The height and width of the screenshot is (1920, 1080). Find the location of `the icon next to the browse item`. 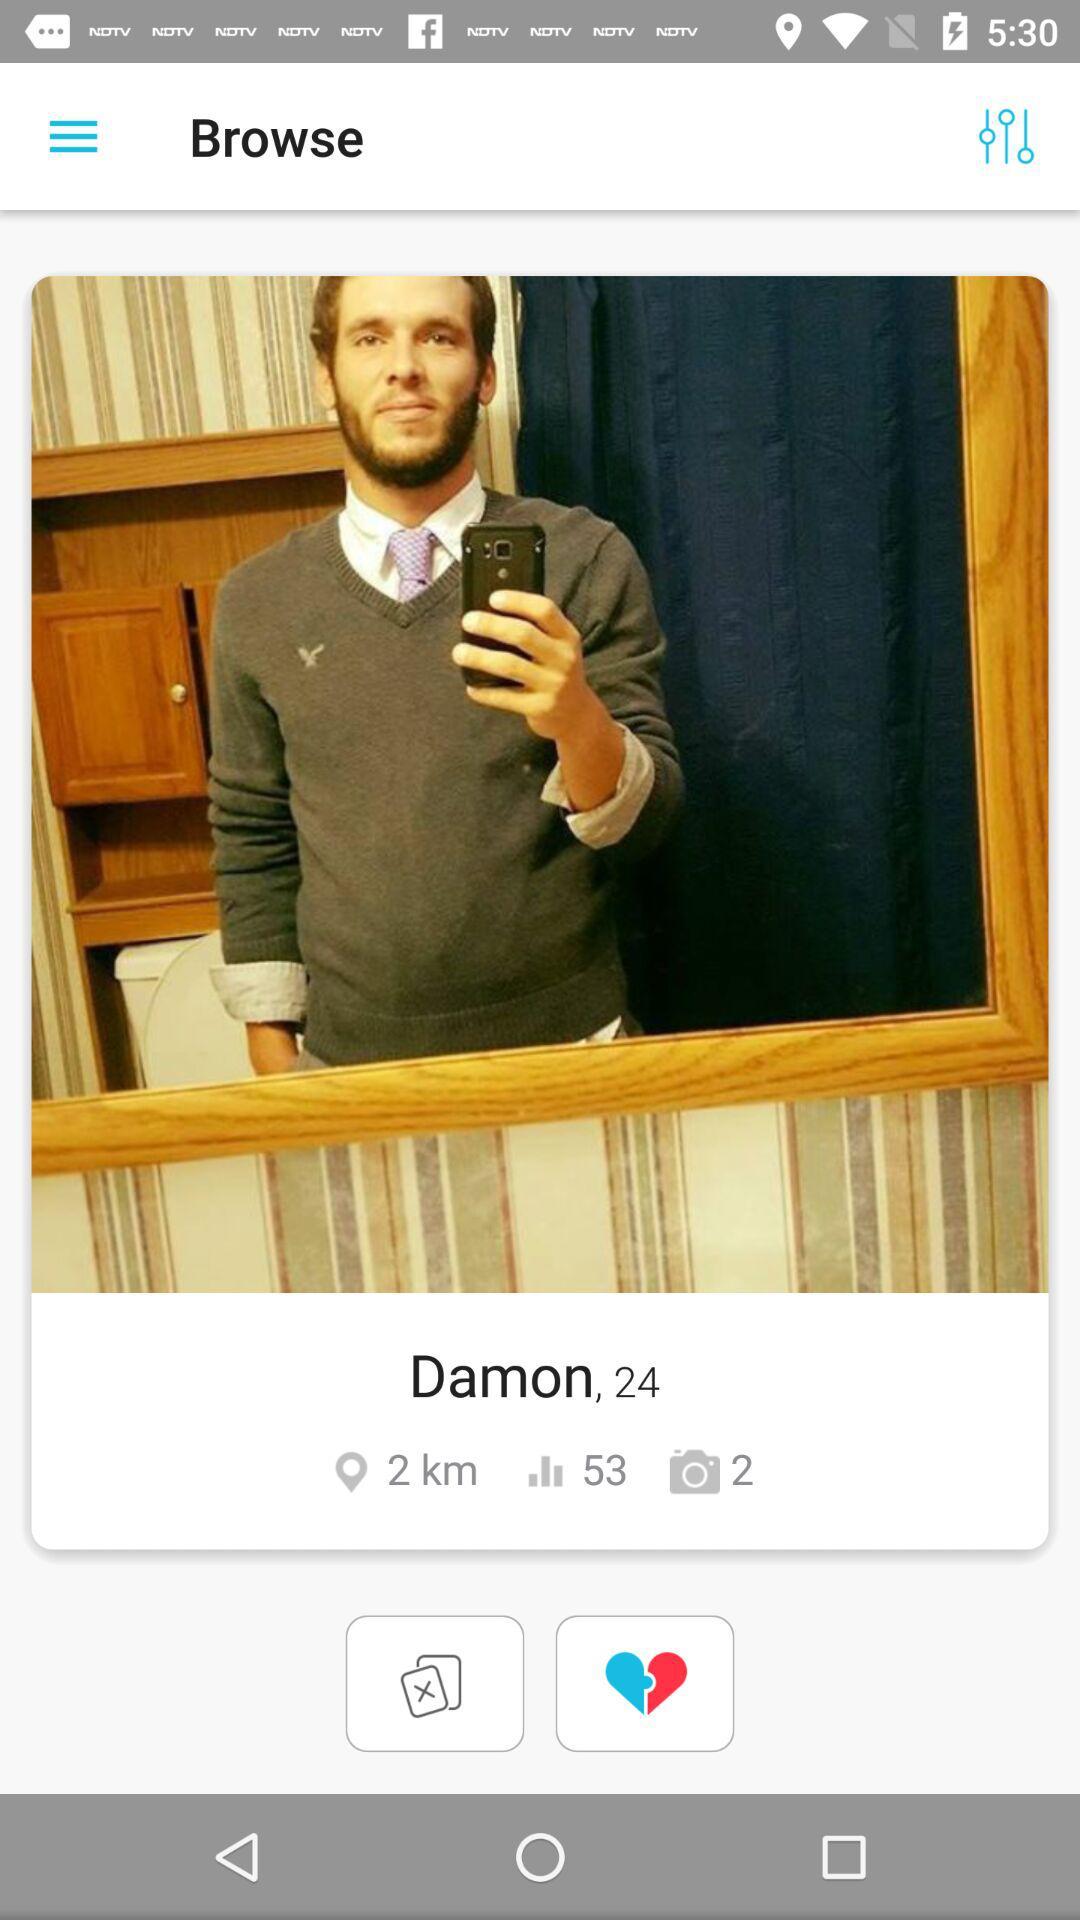

the icon next to the browse item is located at coordinates (1006, 135).